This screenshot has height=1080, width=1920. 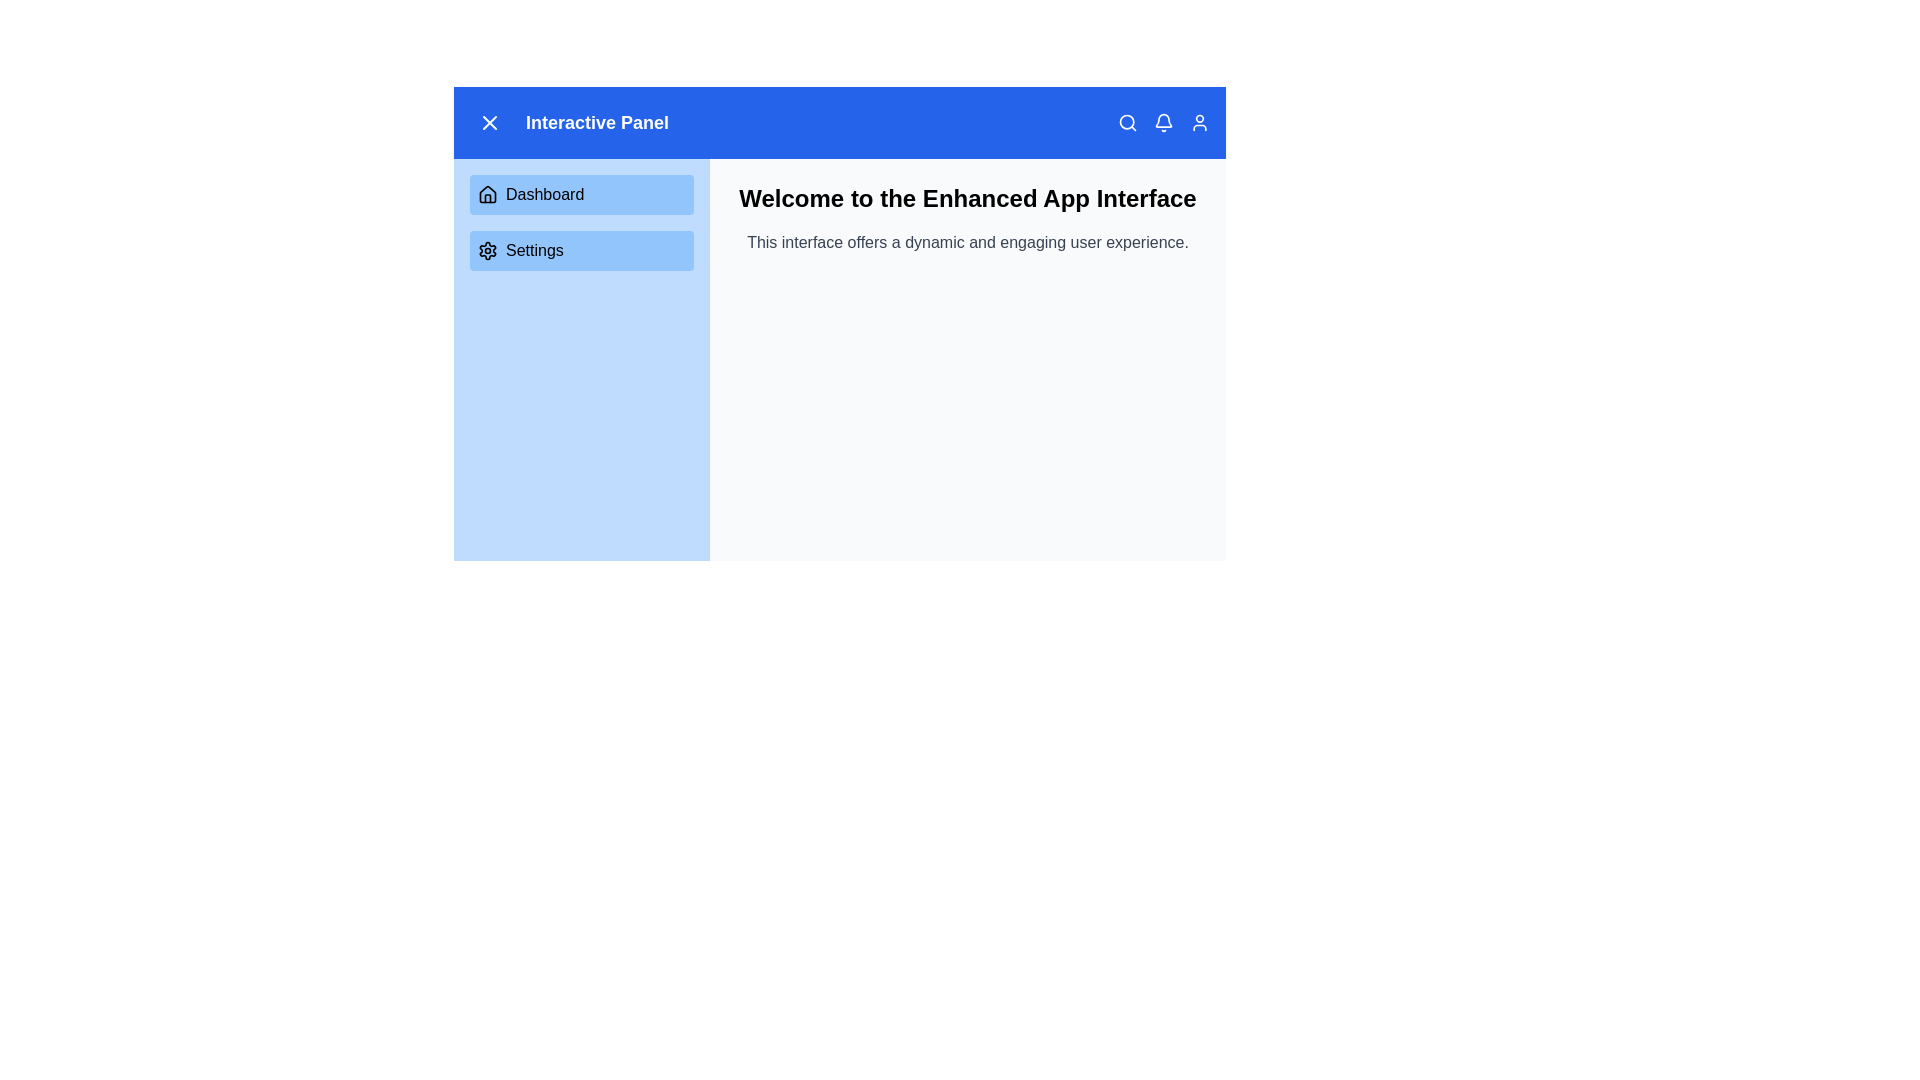 I want to click on the notification bell icon located in the top-right corner of the header, so click(x=1163, y=123).